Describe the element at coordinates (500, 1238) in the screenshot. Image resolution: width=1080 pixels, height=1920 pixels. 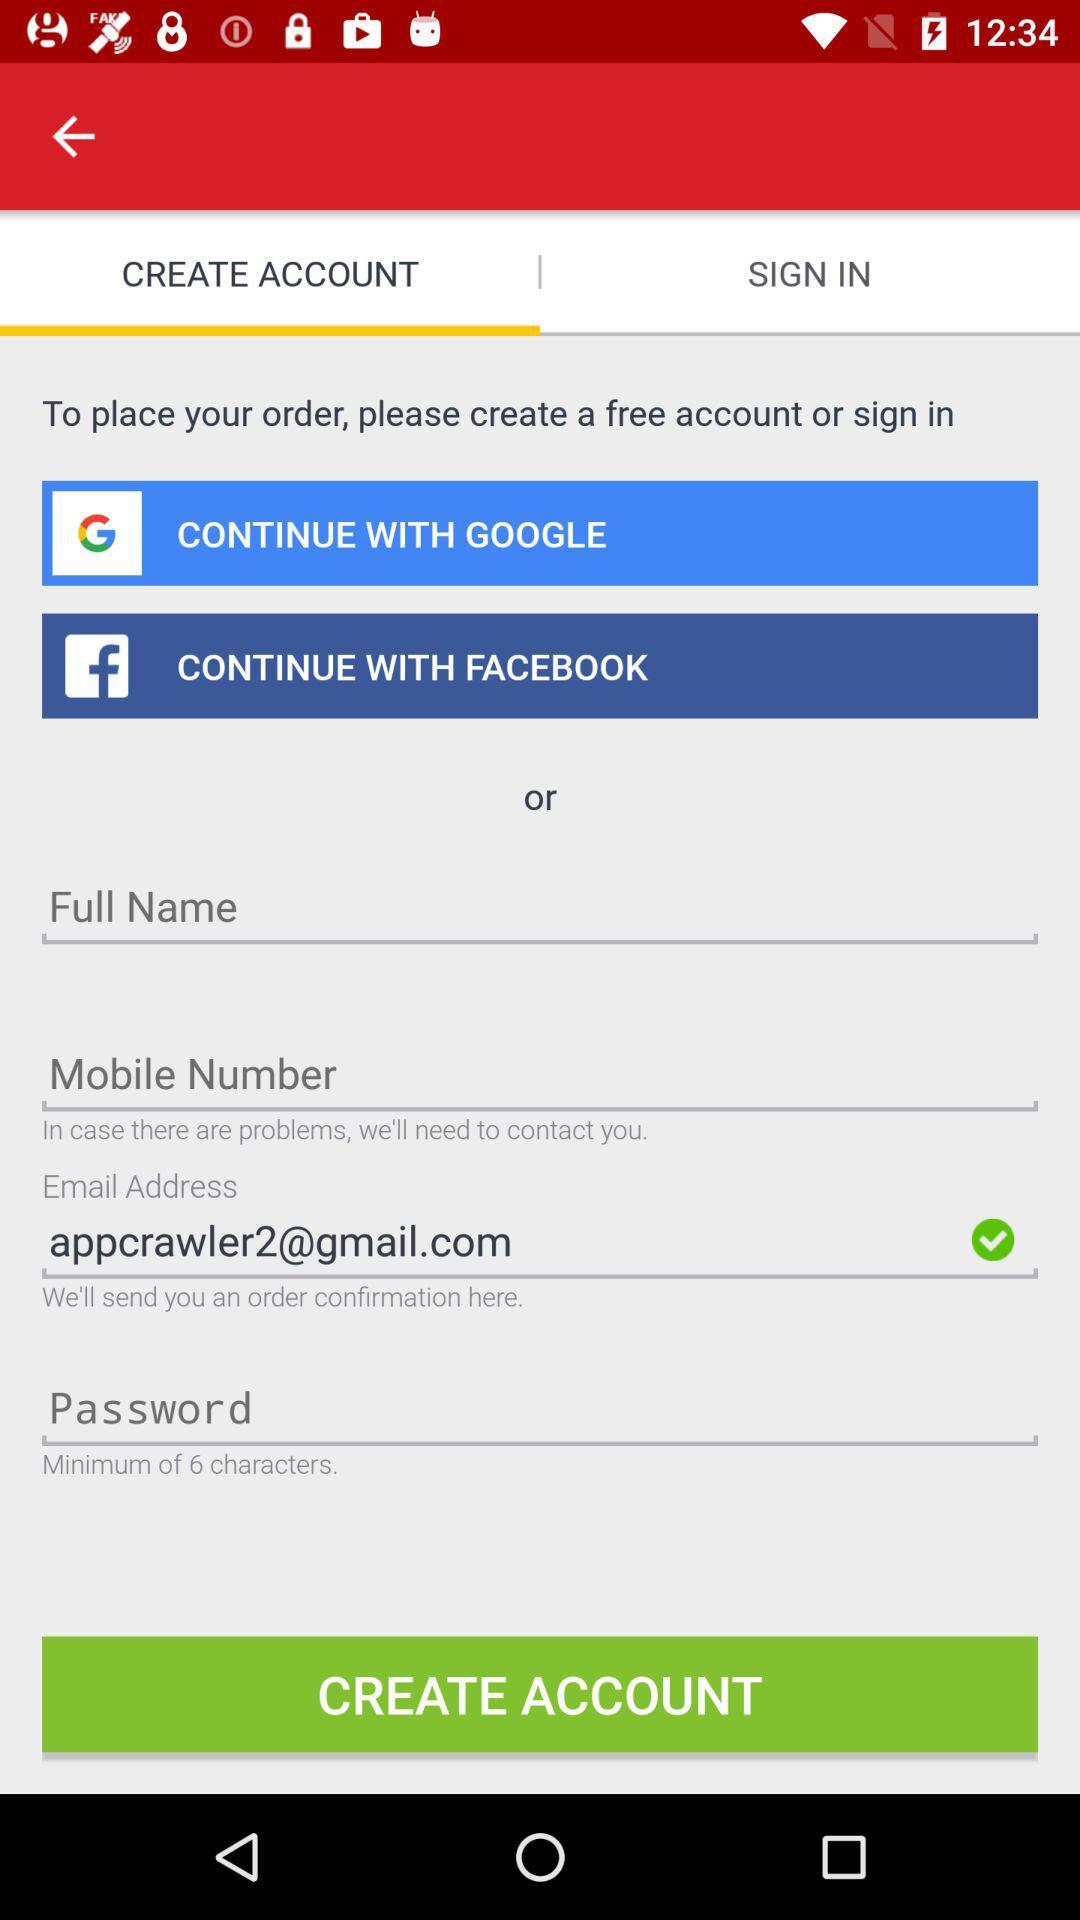
I see `item below email address` at that location.